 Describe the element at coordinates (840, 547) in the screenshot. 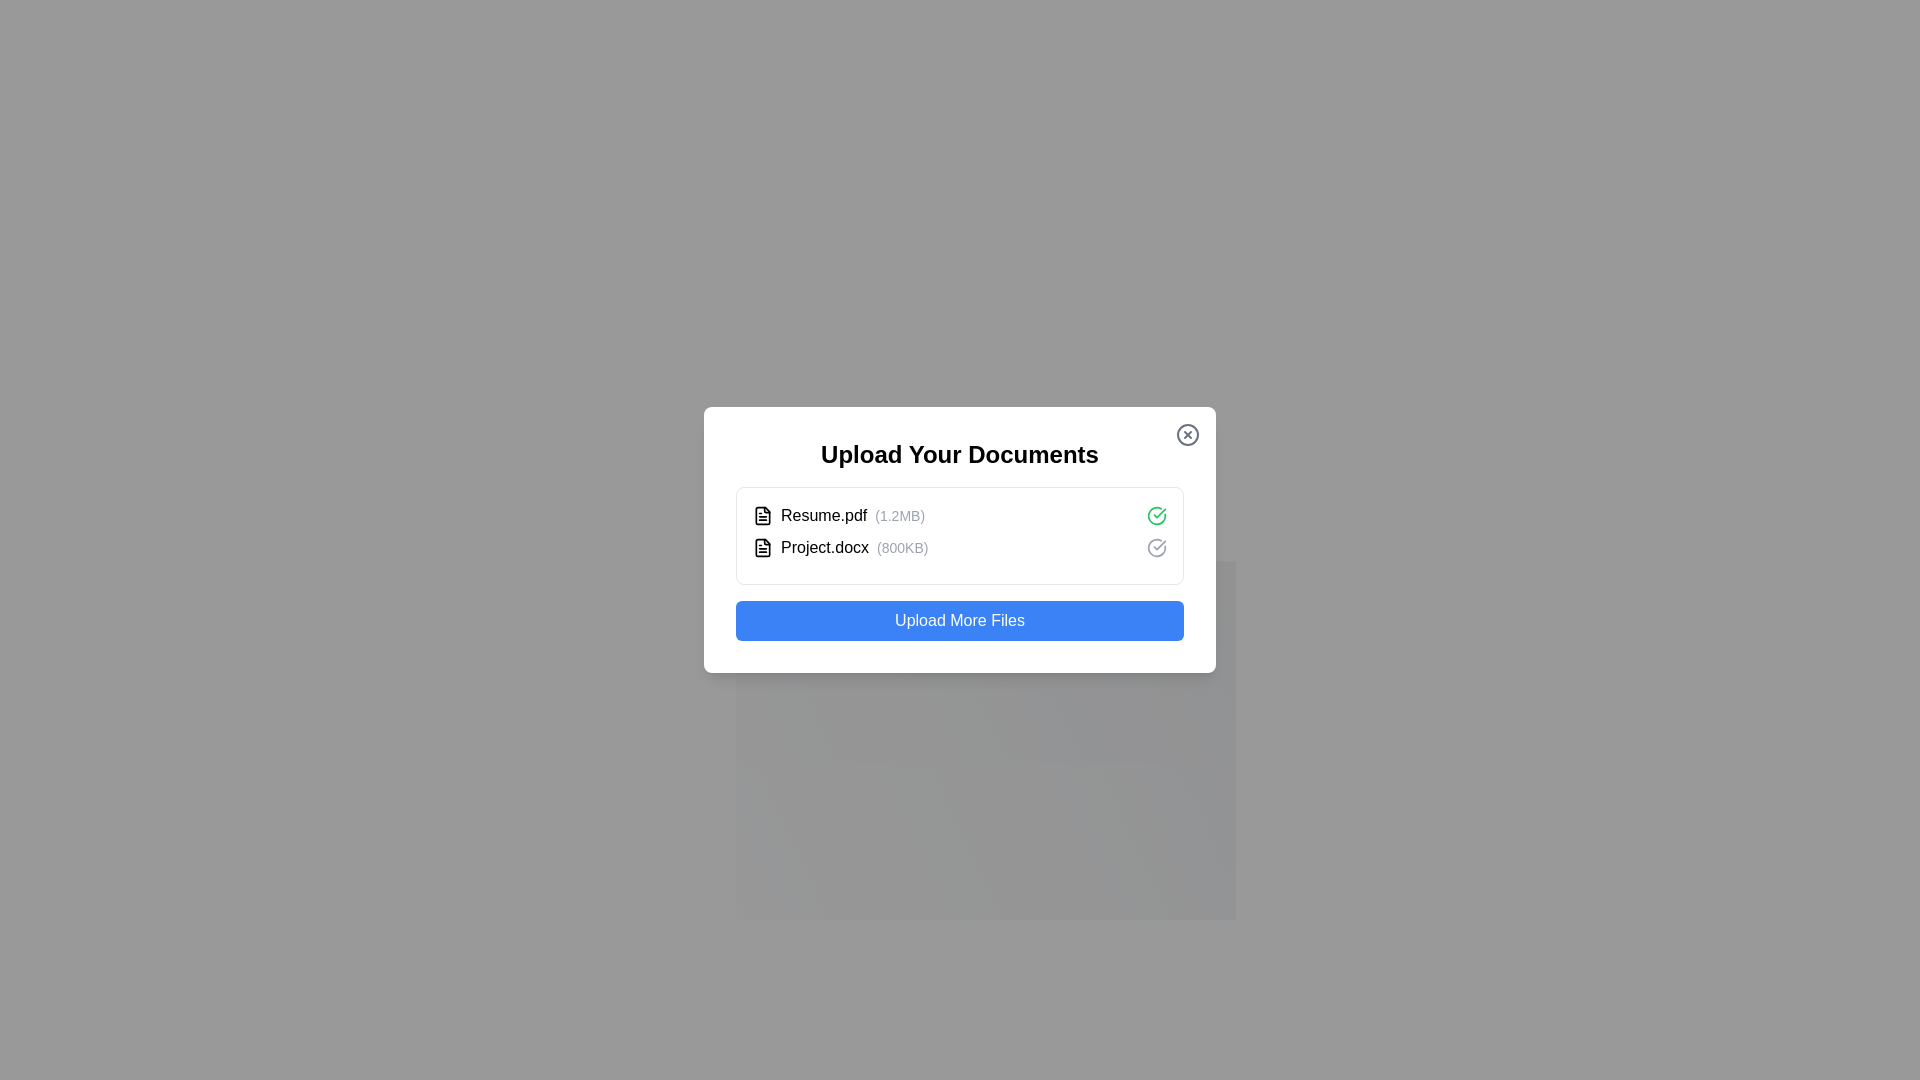

I see `the file display element representing 'Project.docx'` at that location.